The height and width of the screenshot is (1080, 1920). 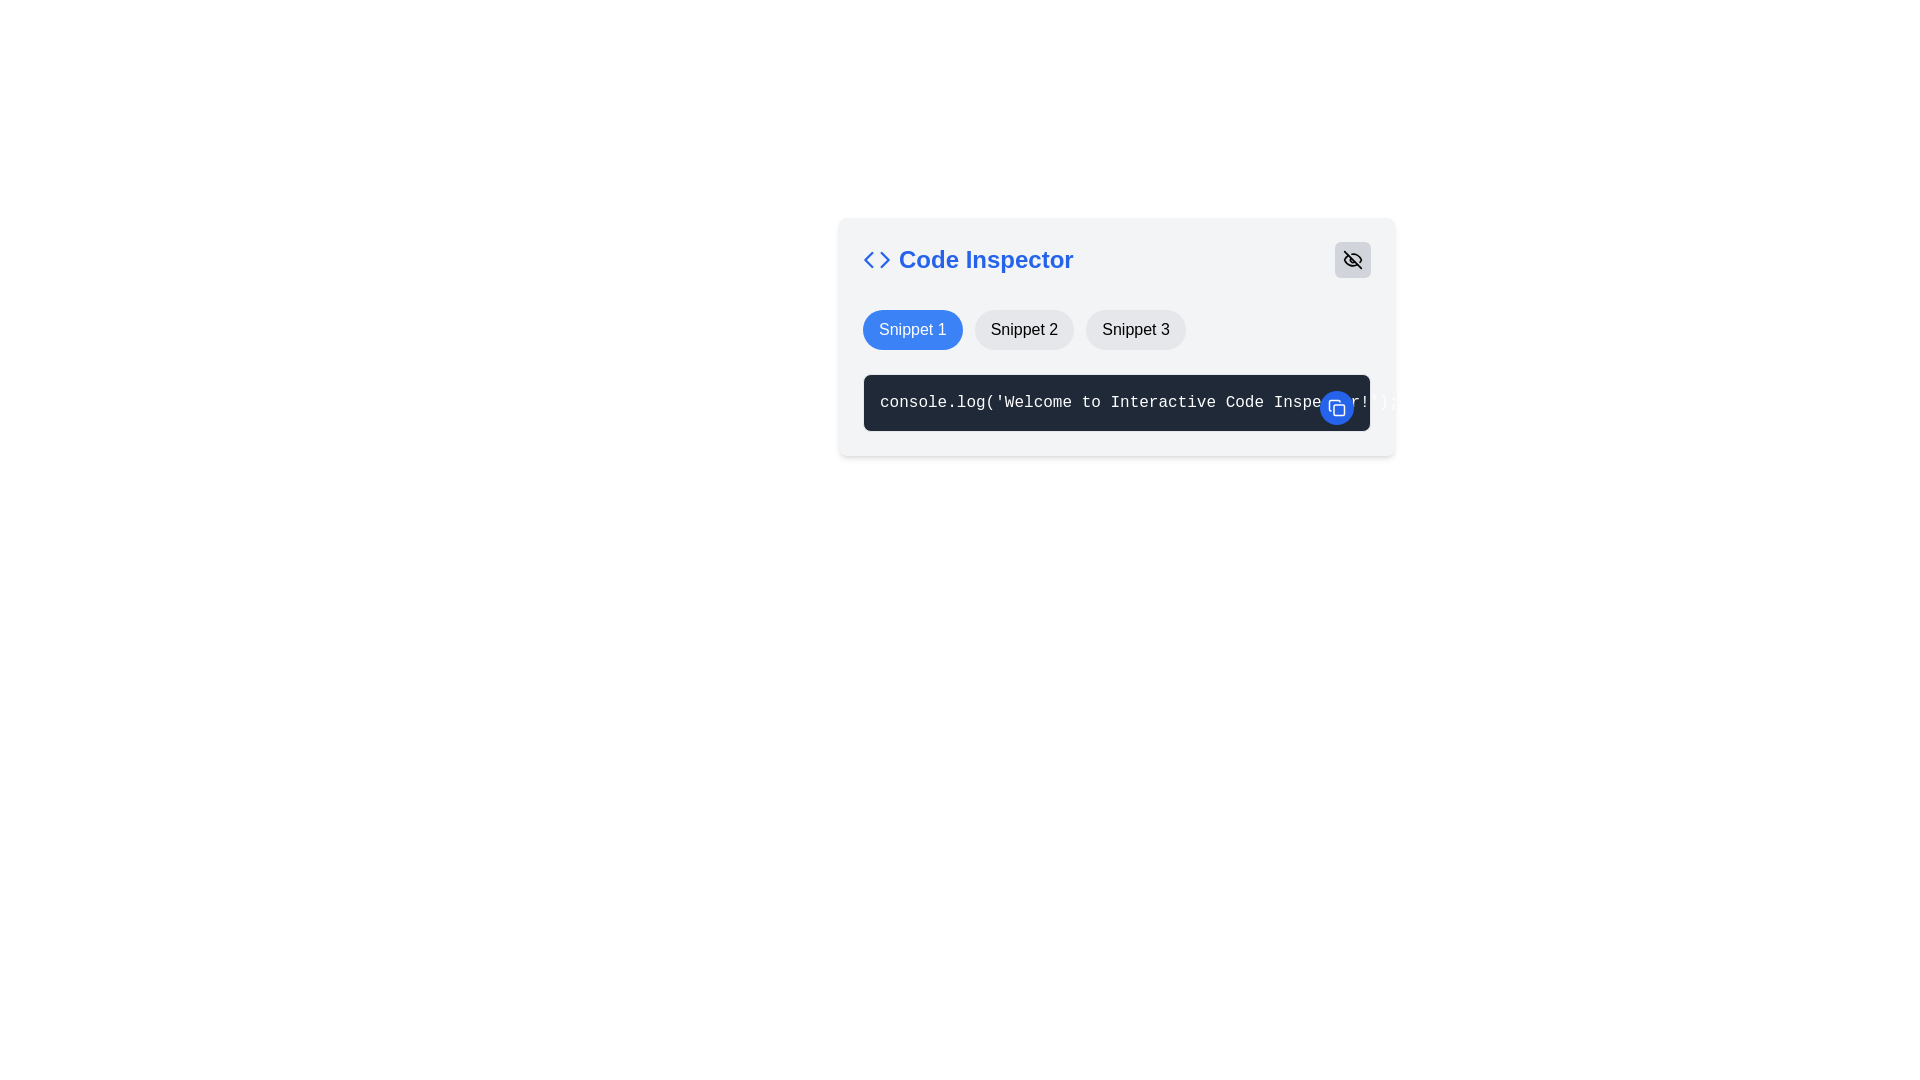 What do you see at coordinates (1024, 329) in the screenshot?
I see `the button labeled 'Snippet 2'` at bounding box center [1024, 329].